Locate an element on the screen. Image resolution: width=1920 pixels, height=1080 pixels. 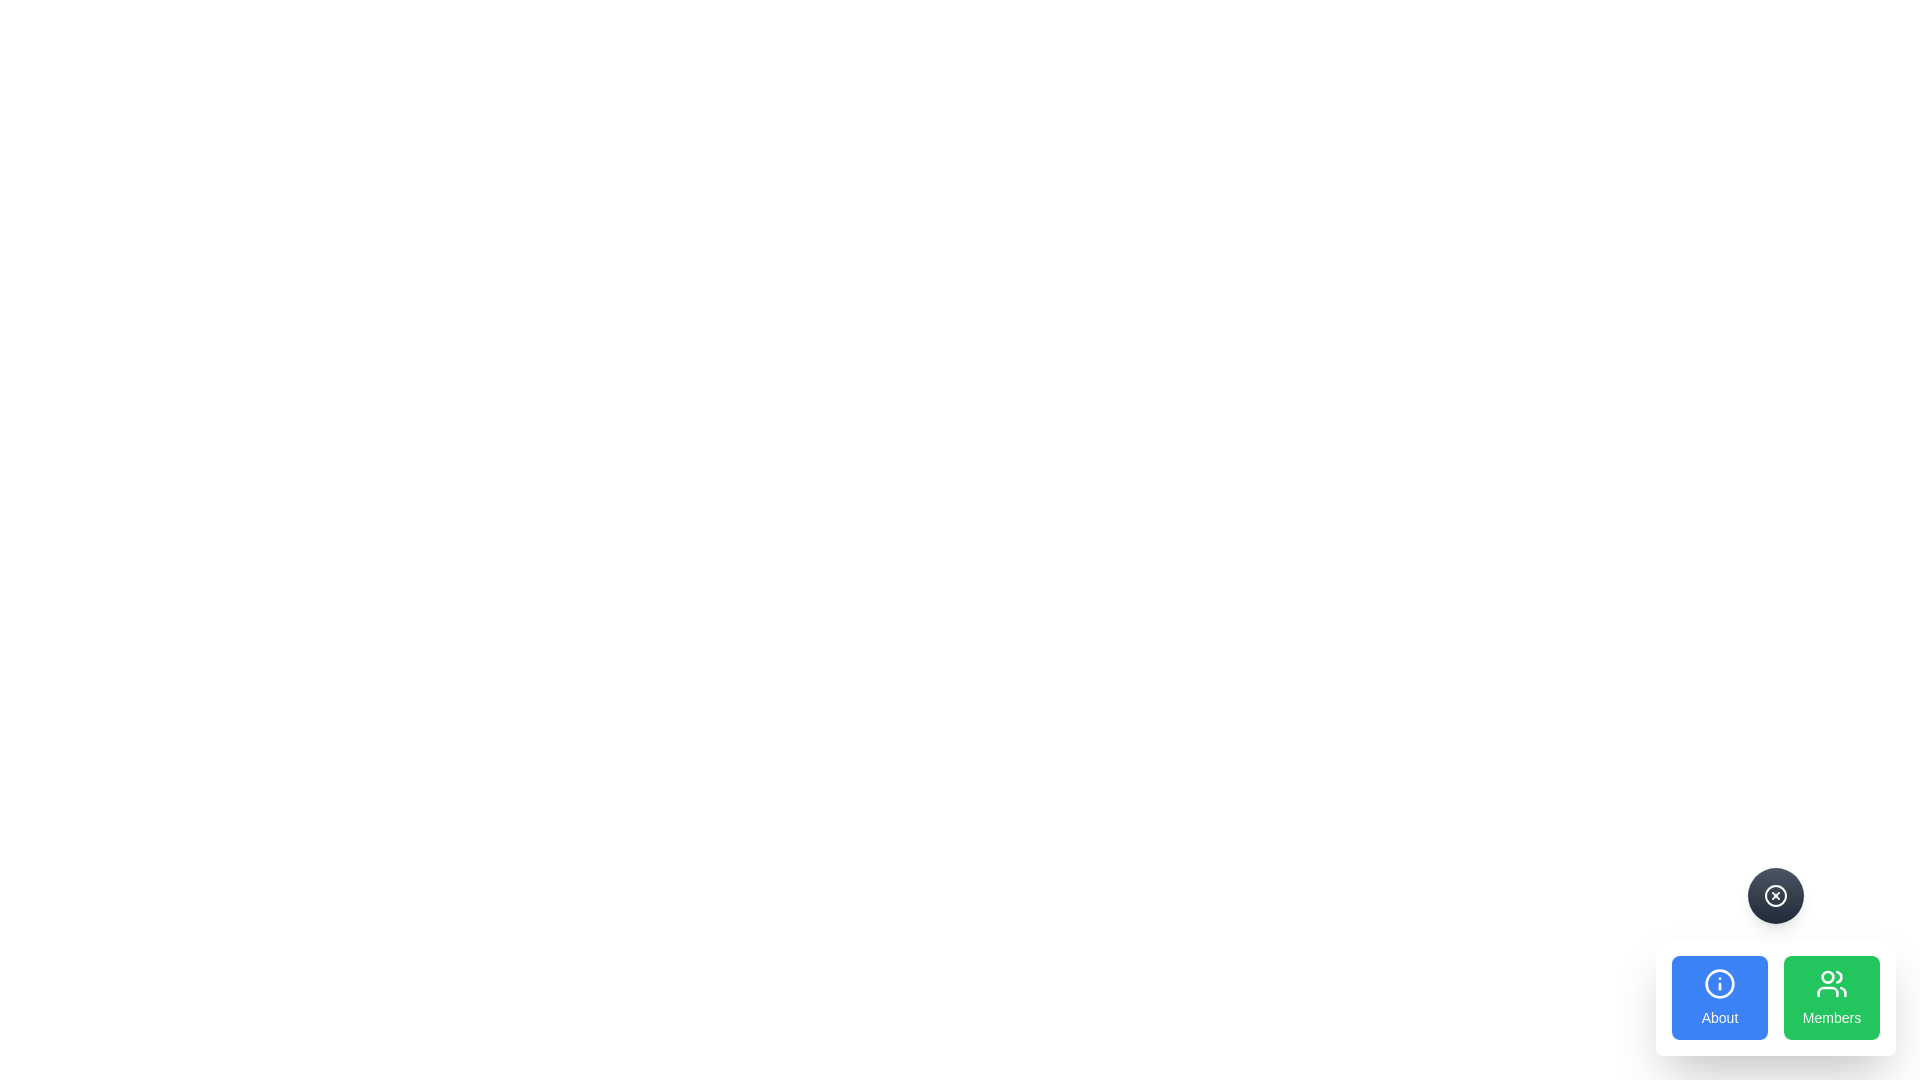
the circular icon with an 'X' shape in the center is located at coordinates (1776, 894).